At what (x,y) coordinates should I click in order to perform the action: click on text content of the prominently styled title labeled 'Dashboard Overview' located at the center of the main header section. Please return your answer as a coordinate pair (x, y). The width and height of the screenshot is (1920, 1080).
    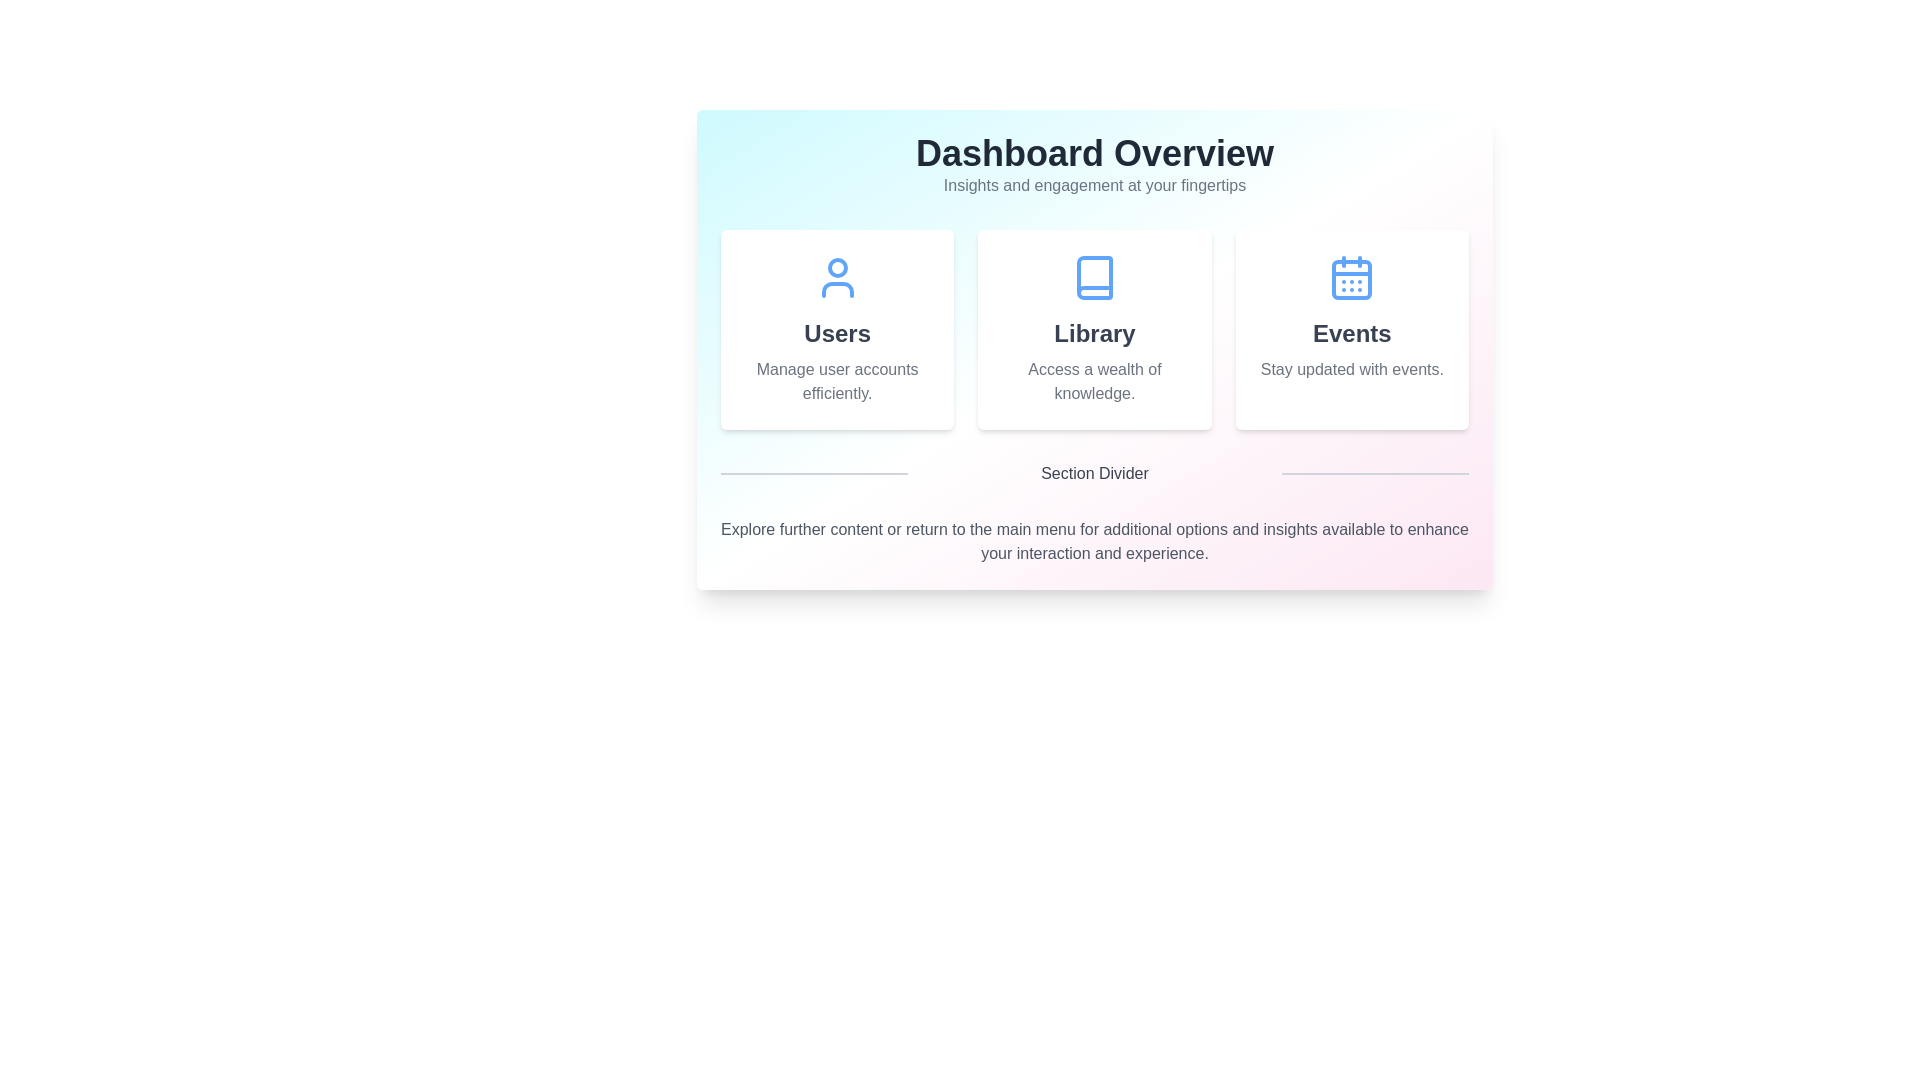
    Looking at the image, I should click on (1093, 153).